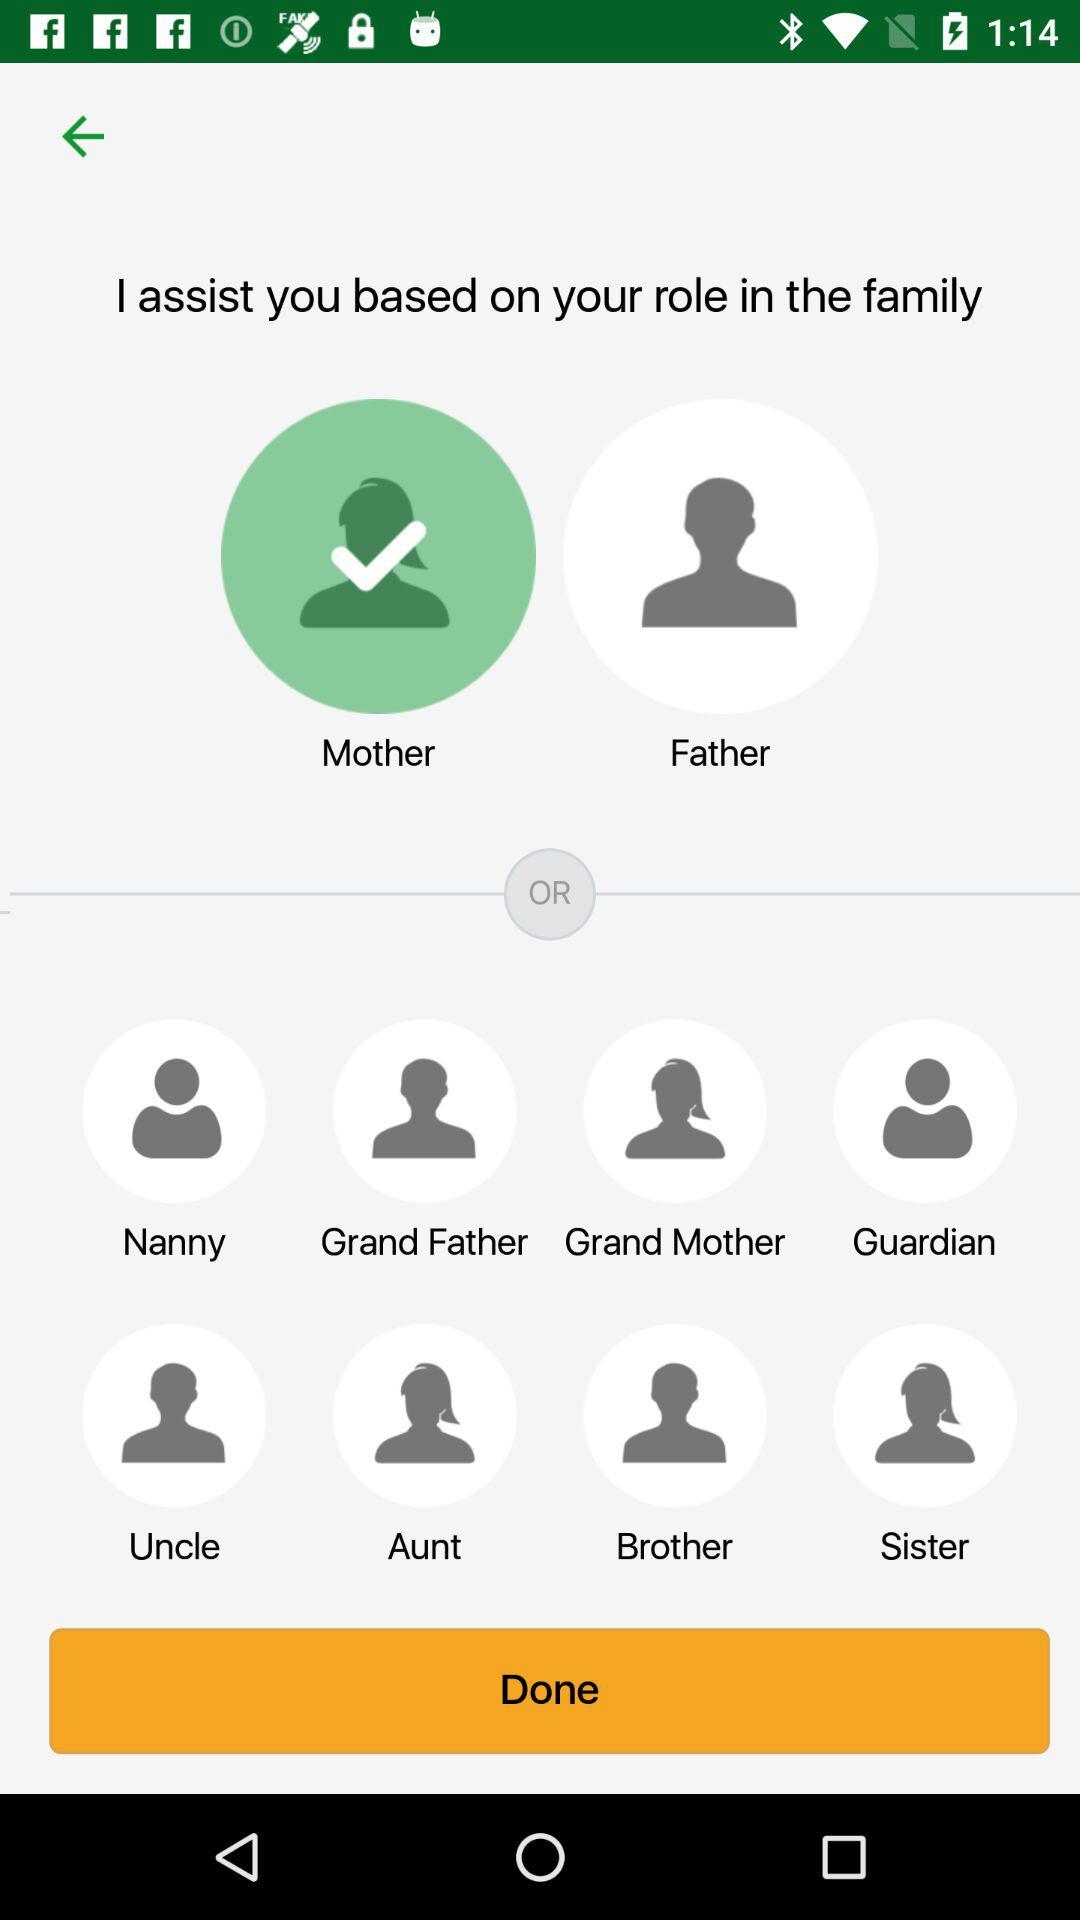 This screenshot has width=1080, height=1920. Describe the element at coordinates (915, 1414) in the screenshot. I see `relative` at that location.